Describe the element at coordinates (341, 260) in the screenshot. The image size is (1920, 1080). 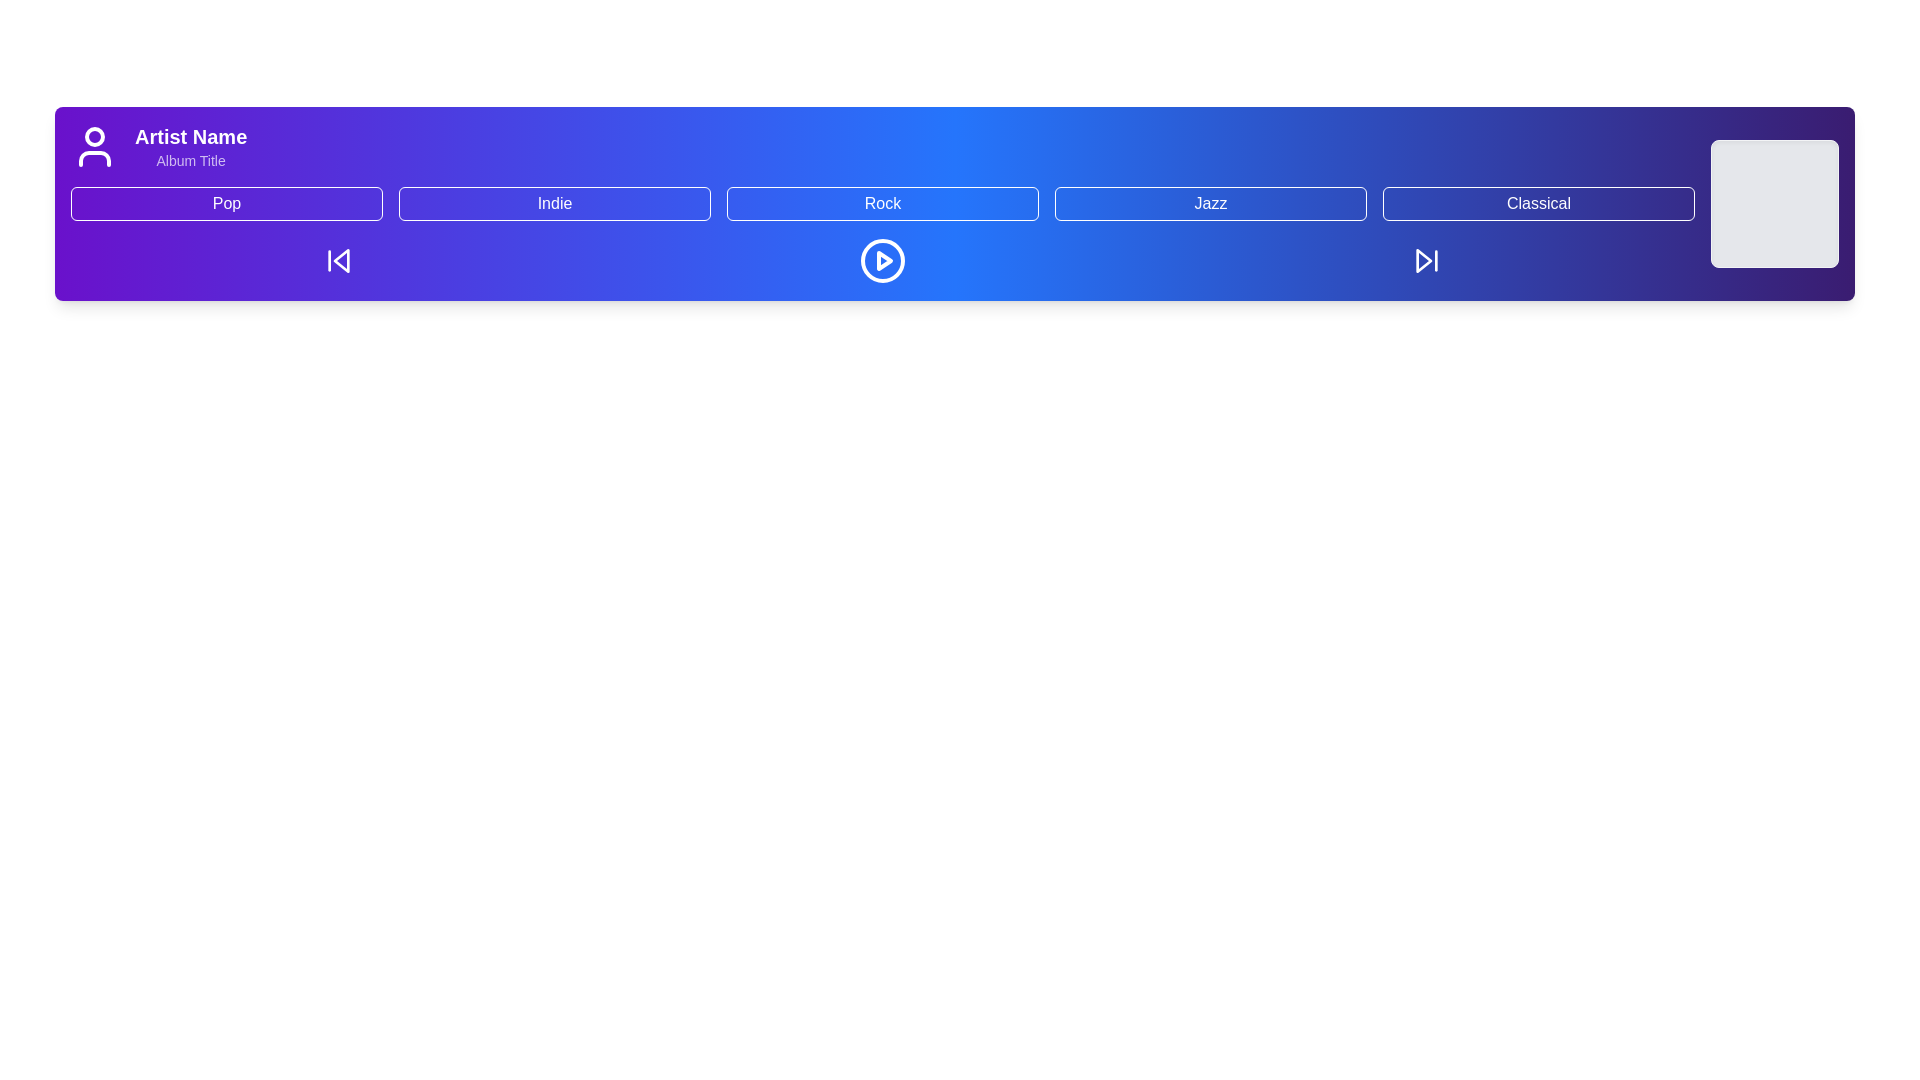
I see `the skip-back button located centrally towards the left side of the media playback interface` at that location.